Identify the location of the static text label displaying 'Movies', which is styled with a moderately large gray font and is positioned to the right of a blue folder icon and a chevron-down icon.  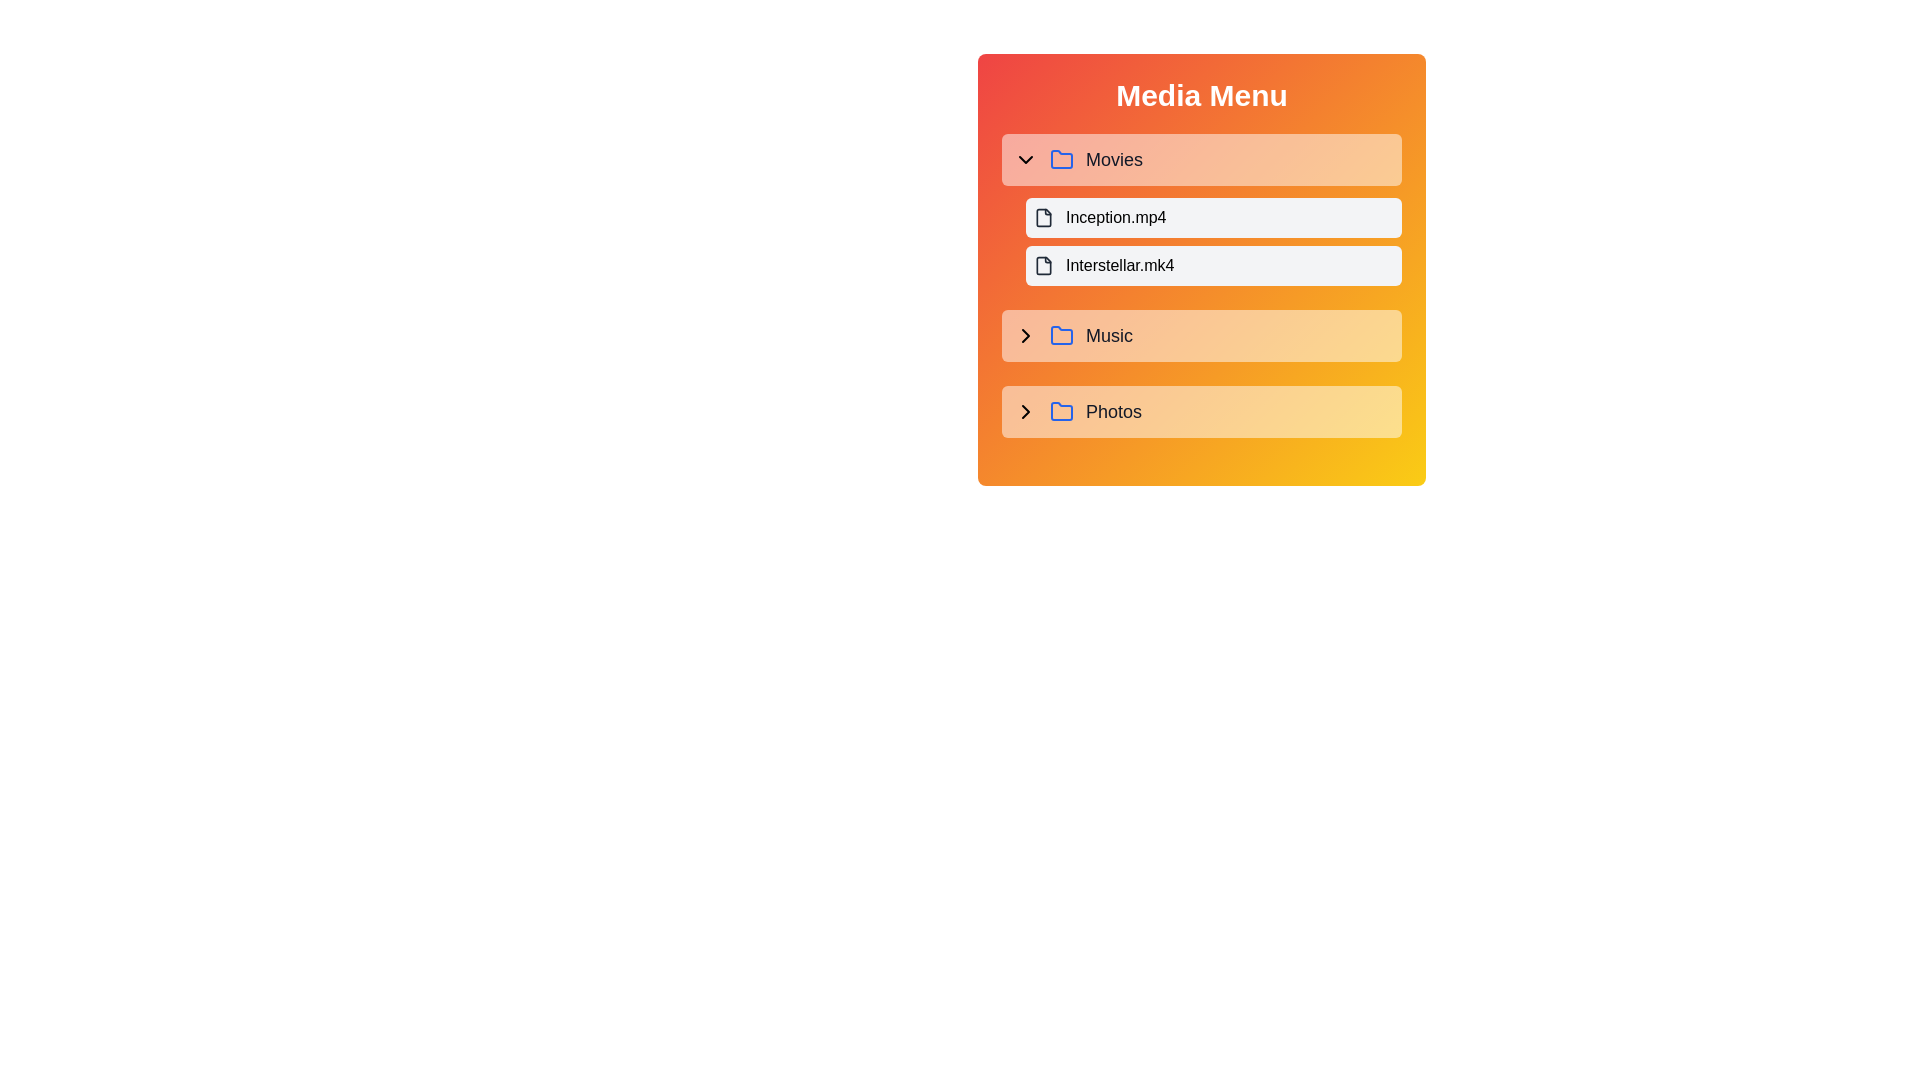
(1113, 158).